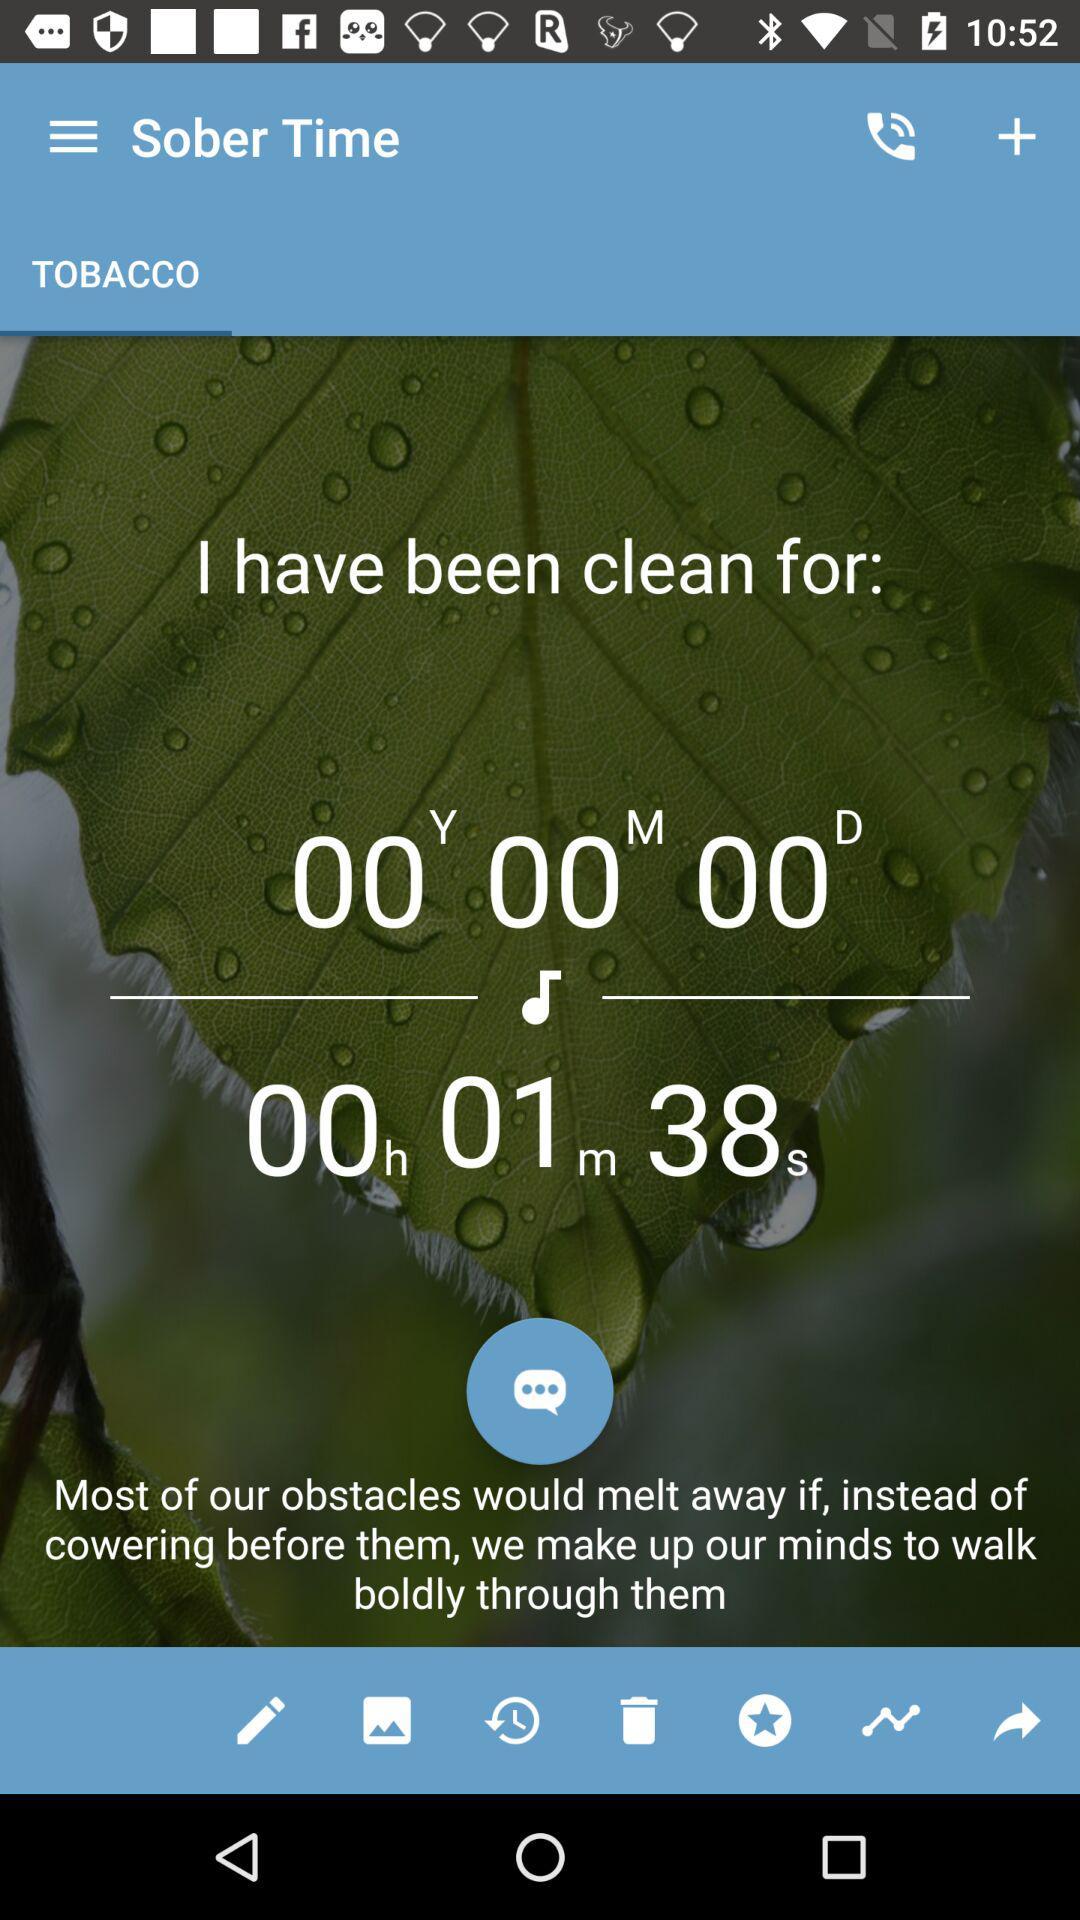  What do you see at coordinates (260, 1719) in the screenshot?
I see `the item at the bottom left corner` at bounding box center [260, 1719].